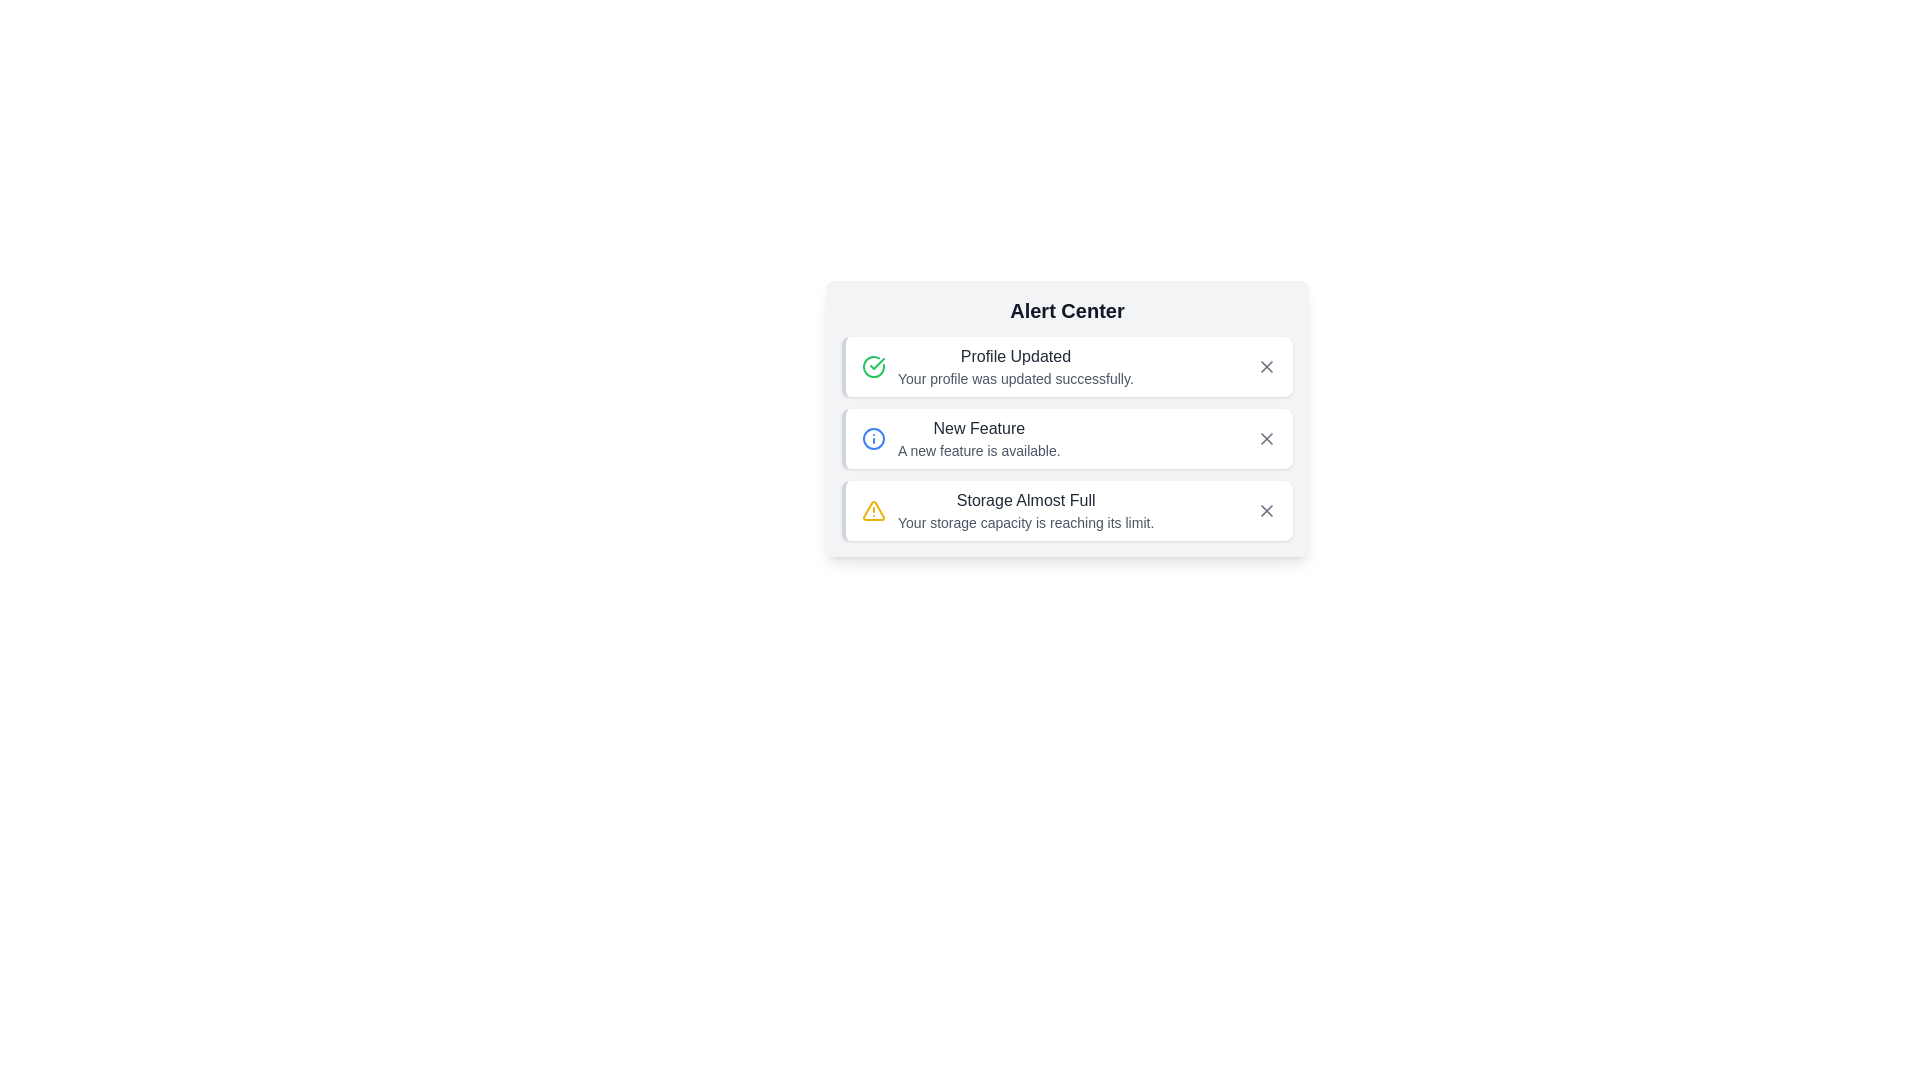 The image size is (1920, 1080). Describe the element at coordinates (873, 509) in the screenshot. I see `the warning icon representing the 'Storage Almost Full' alert located in the alert notification panel` at that location.